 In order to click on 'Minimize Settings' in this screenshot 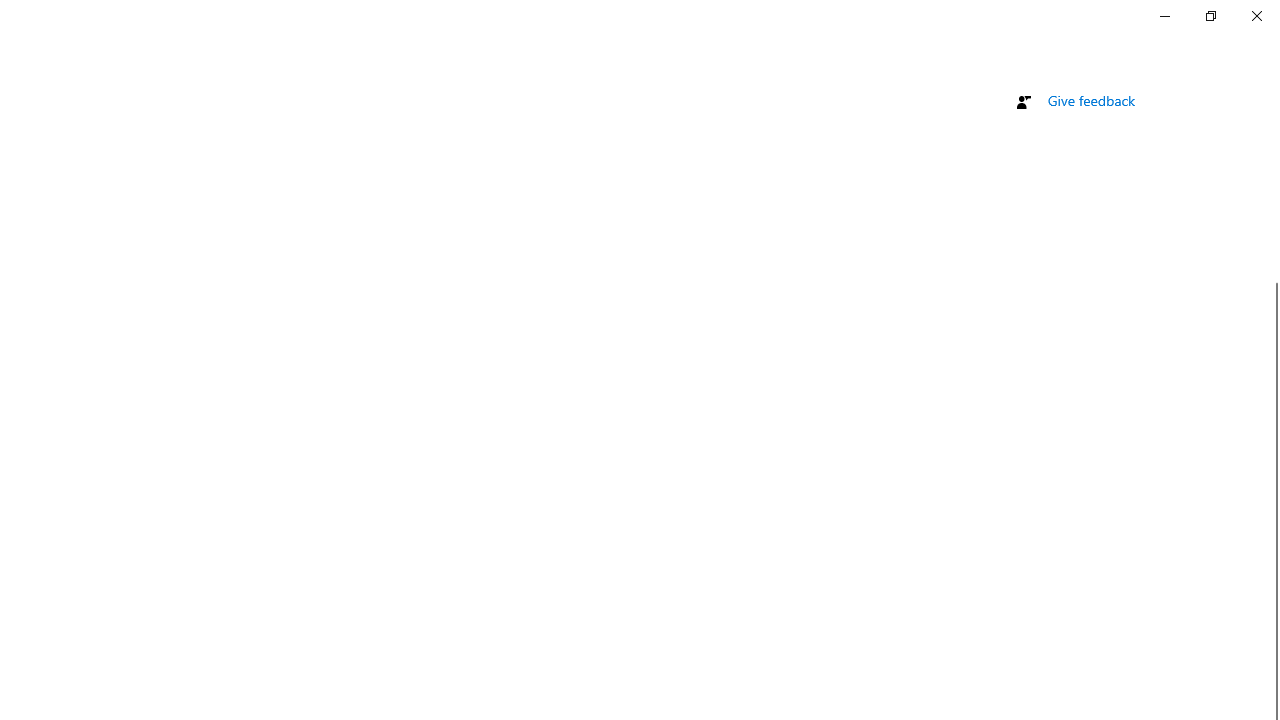, I will do `click(1164, 15)`.